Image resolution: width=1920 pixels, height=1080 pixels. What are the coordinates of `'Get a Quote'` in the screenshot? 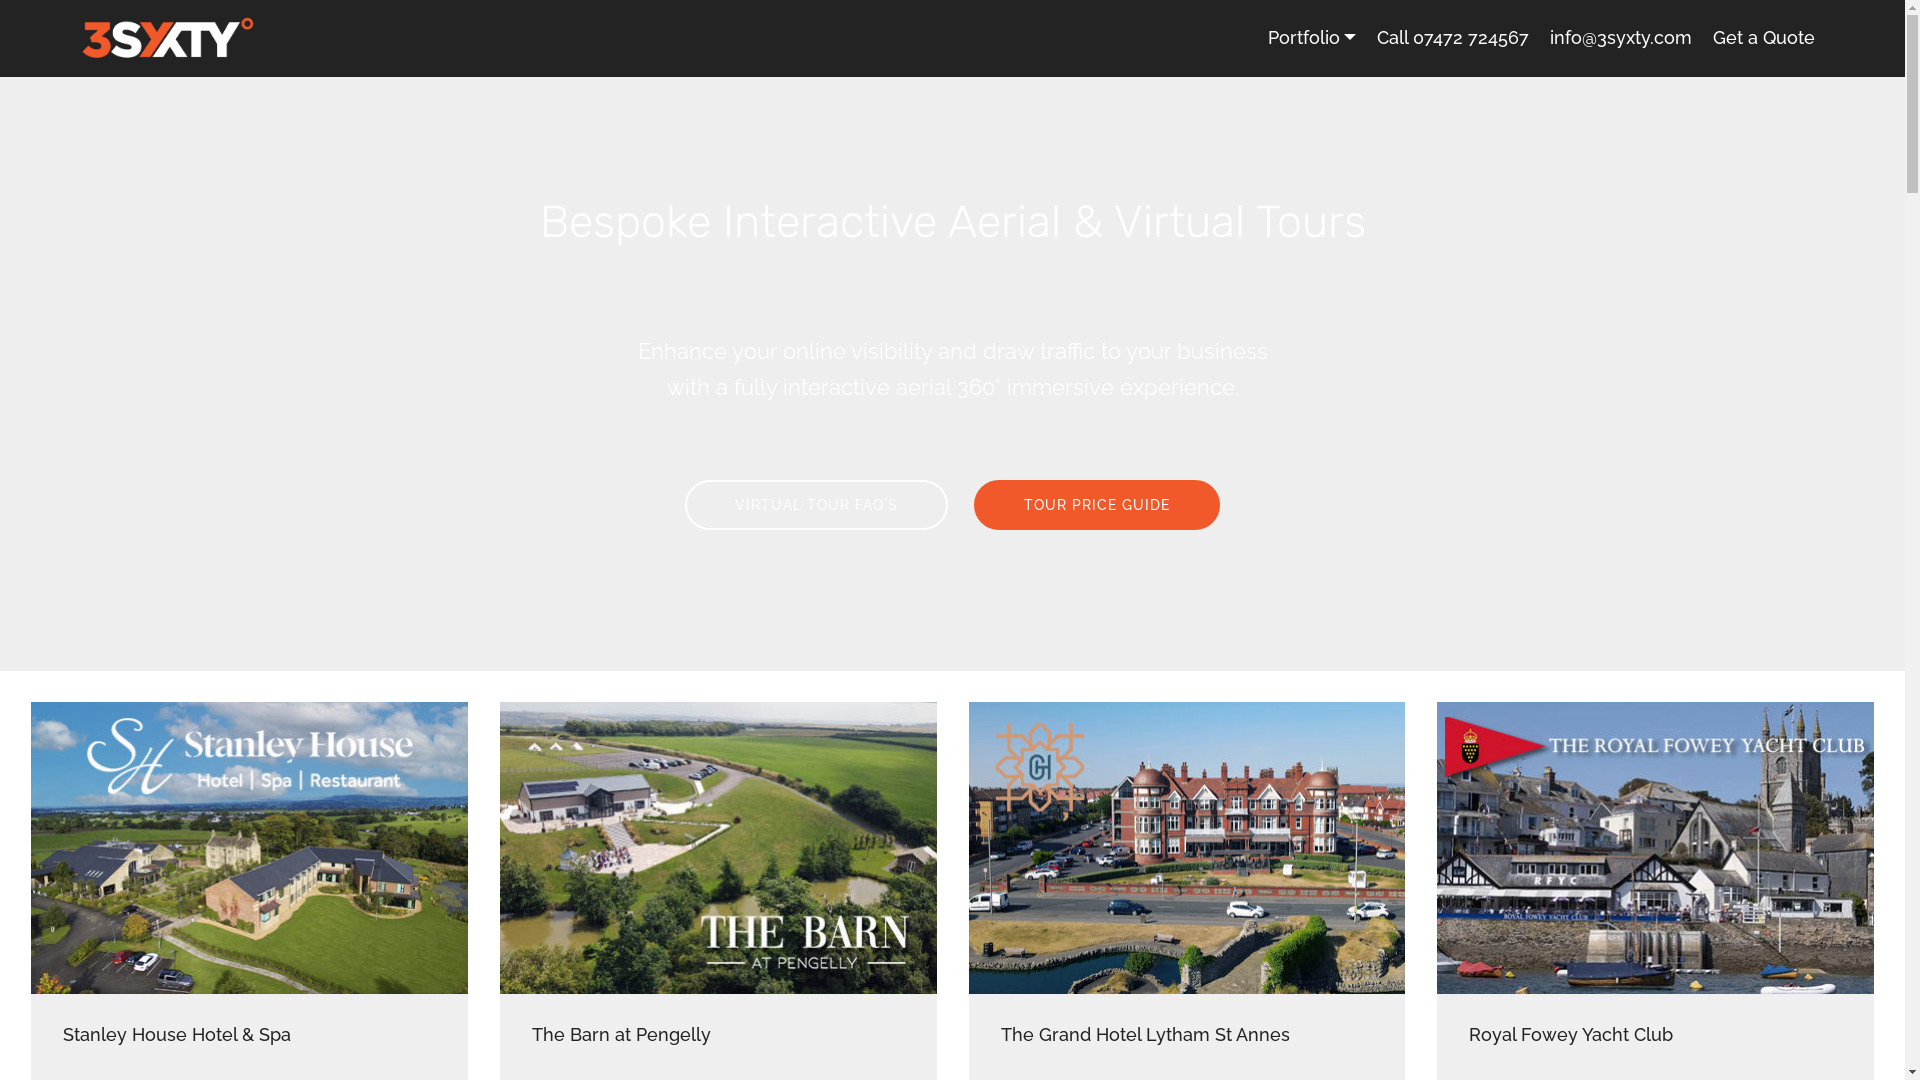 It's located at (1763, 38).